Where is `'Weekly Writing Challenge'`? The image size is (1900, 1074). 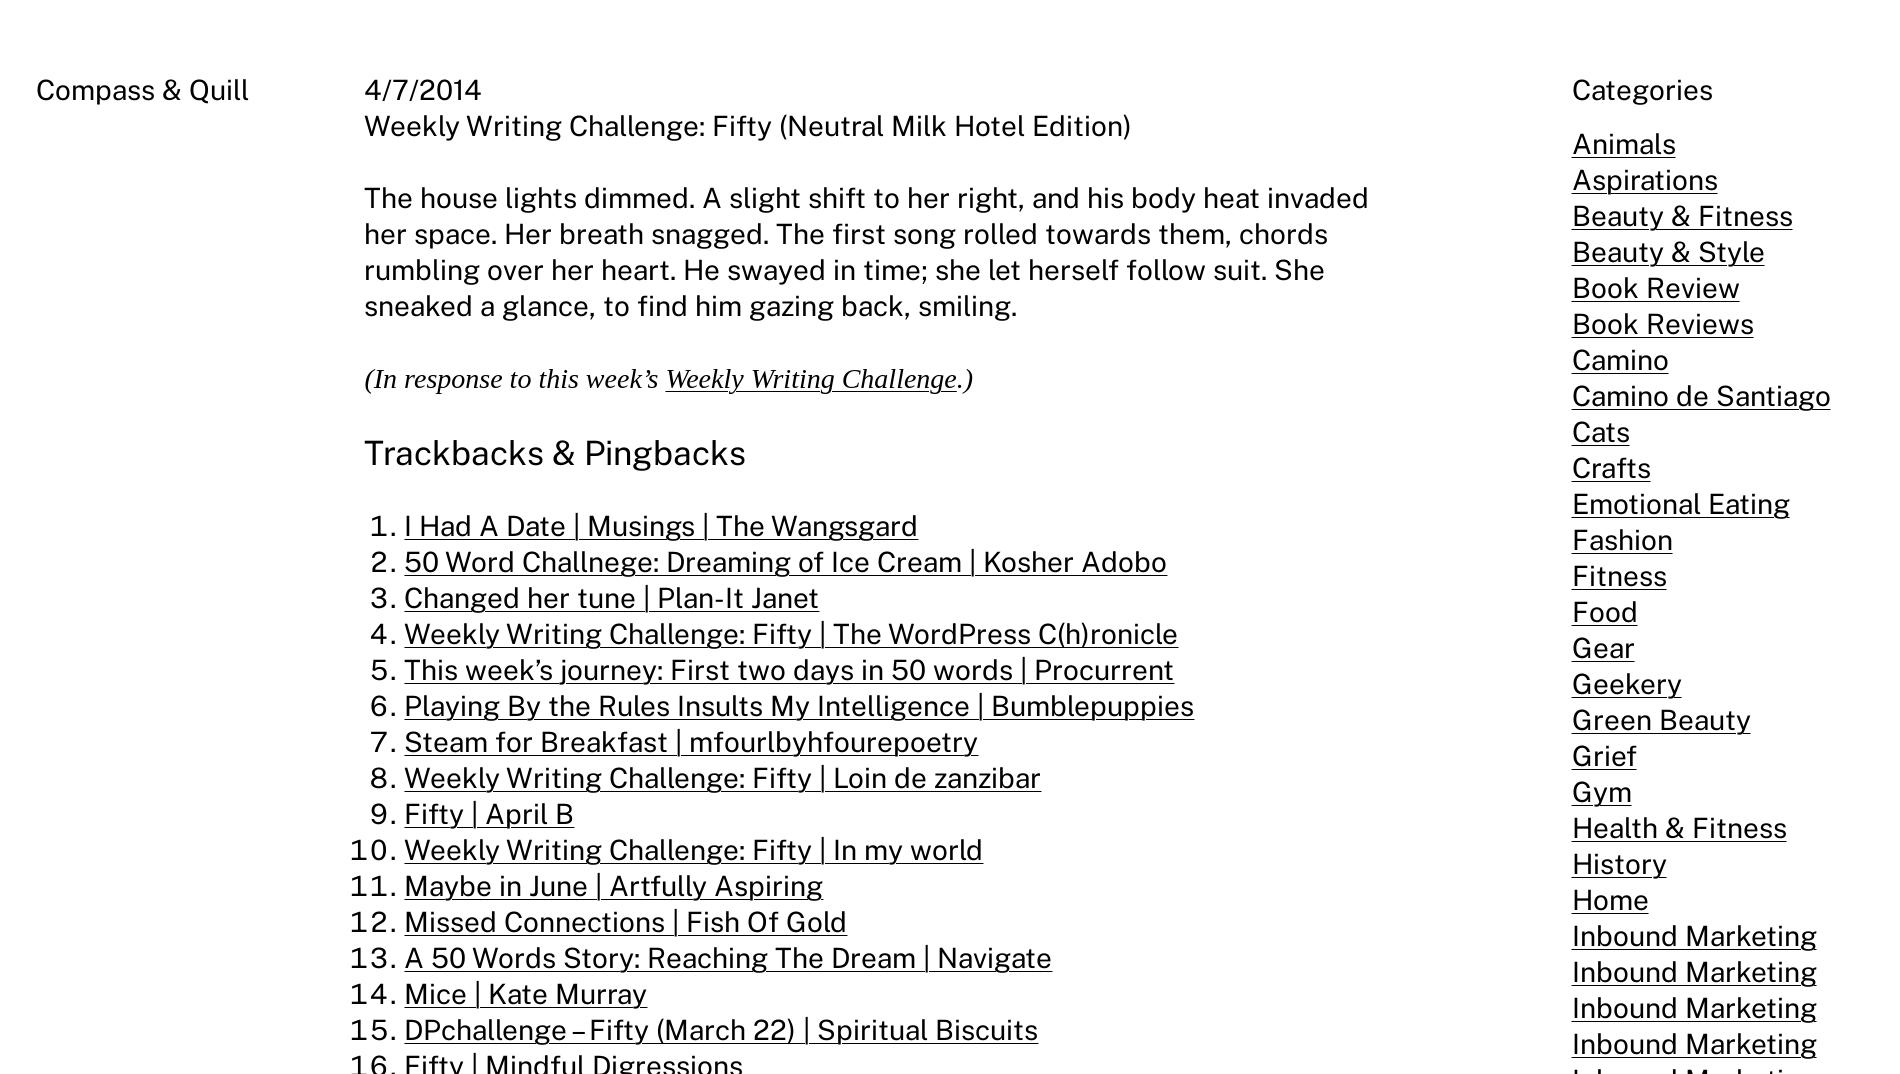
'Weekly Writing Challenge' is located at coordinates (809, 378).